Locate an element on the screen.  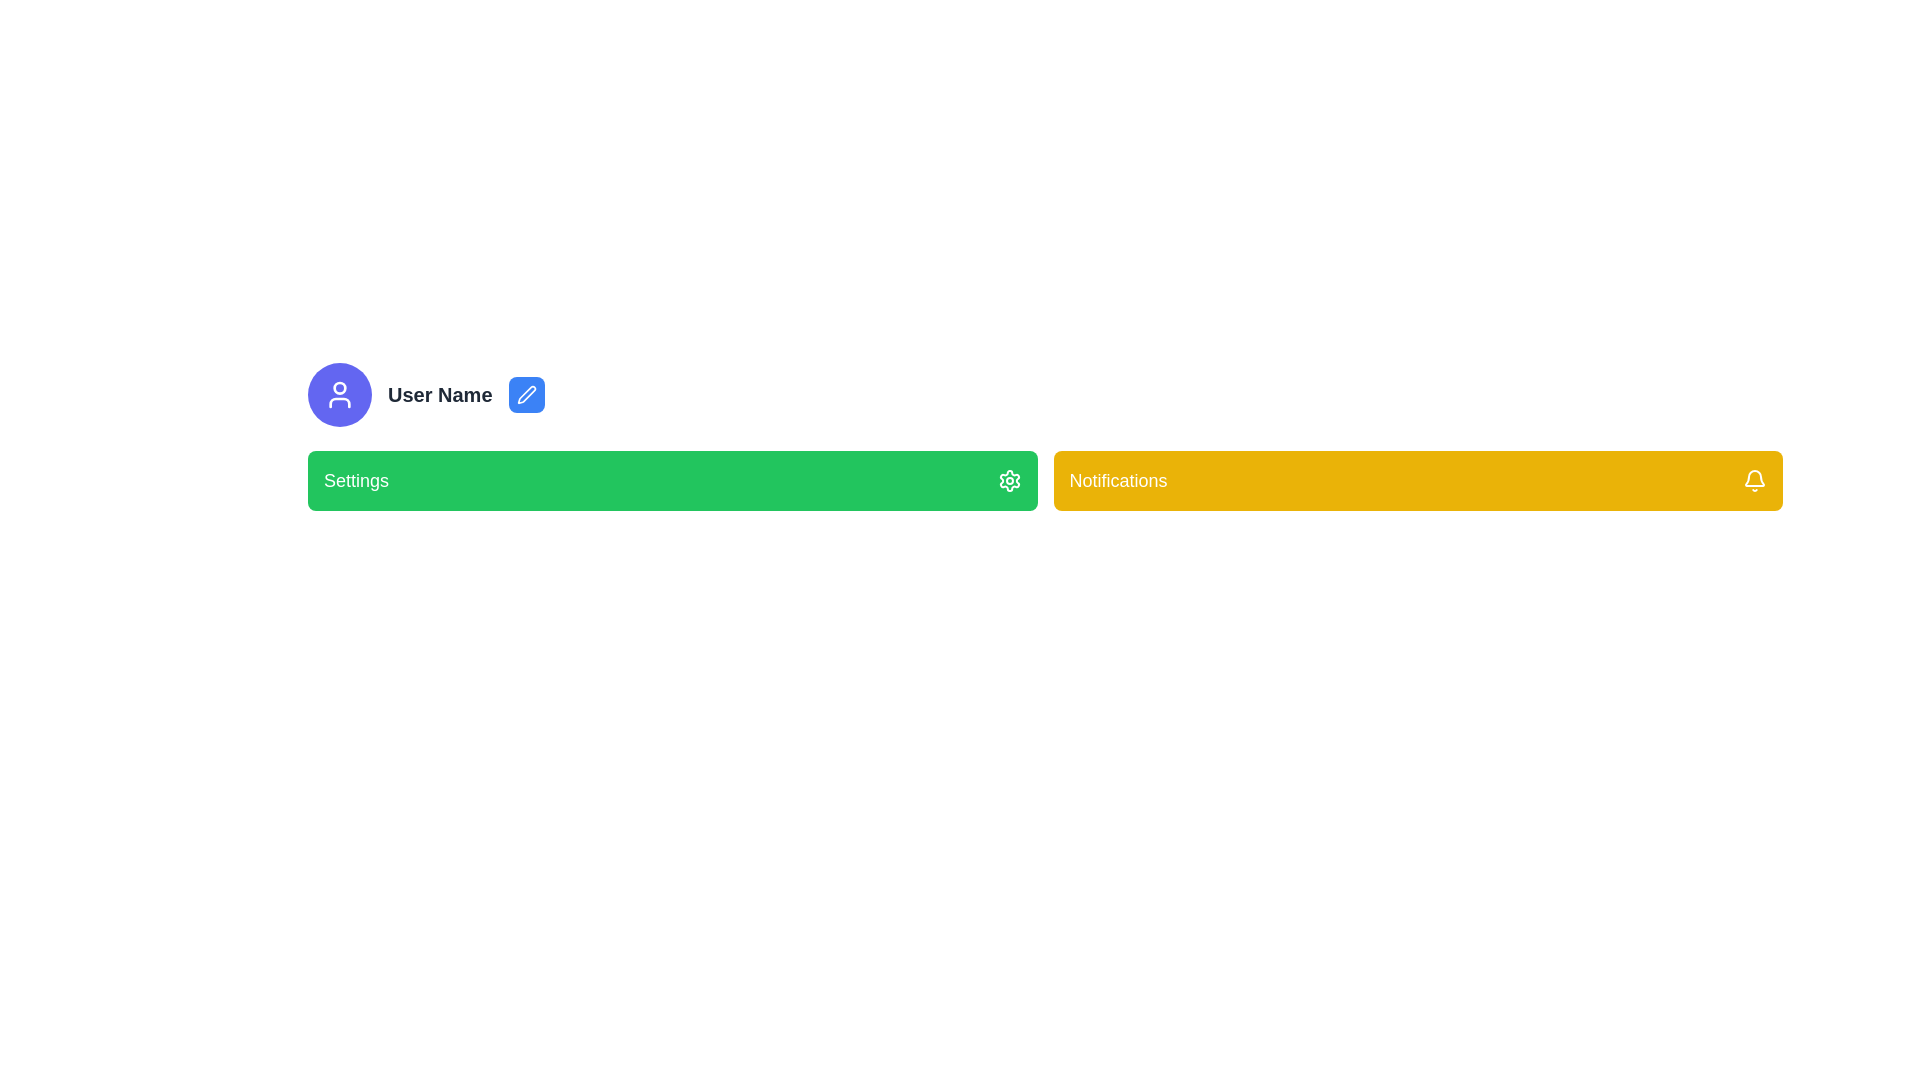
the cogwheel icon with a green background and white border is located at coordinates (1009, 481).